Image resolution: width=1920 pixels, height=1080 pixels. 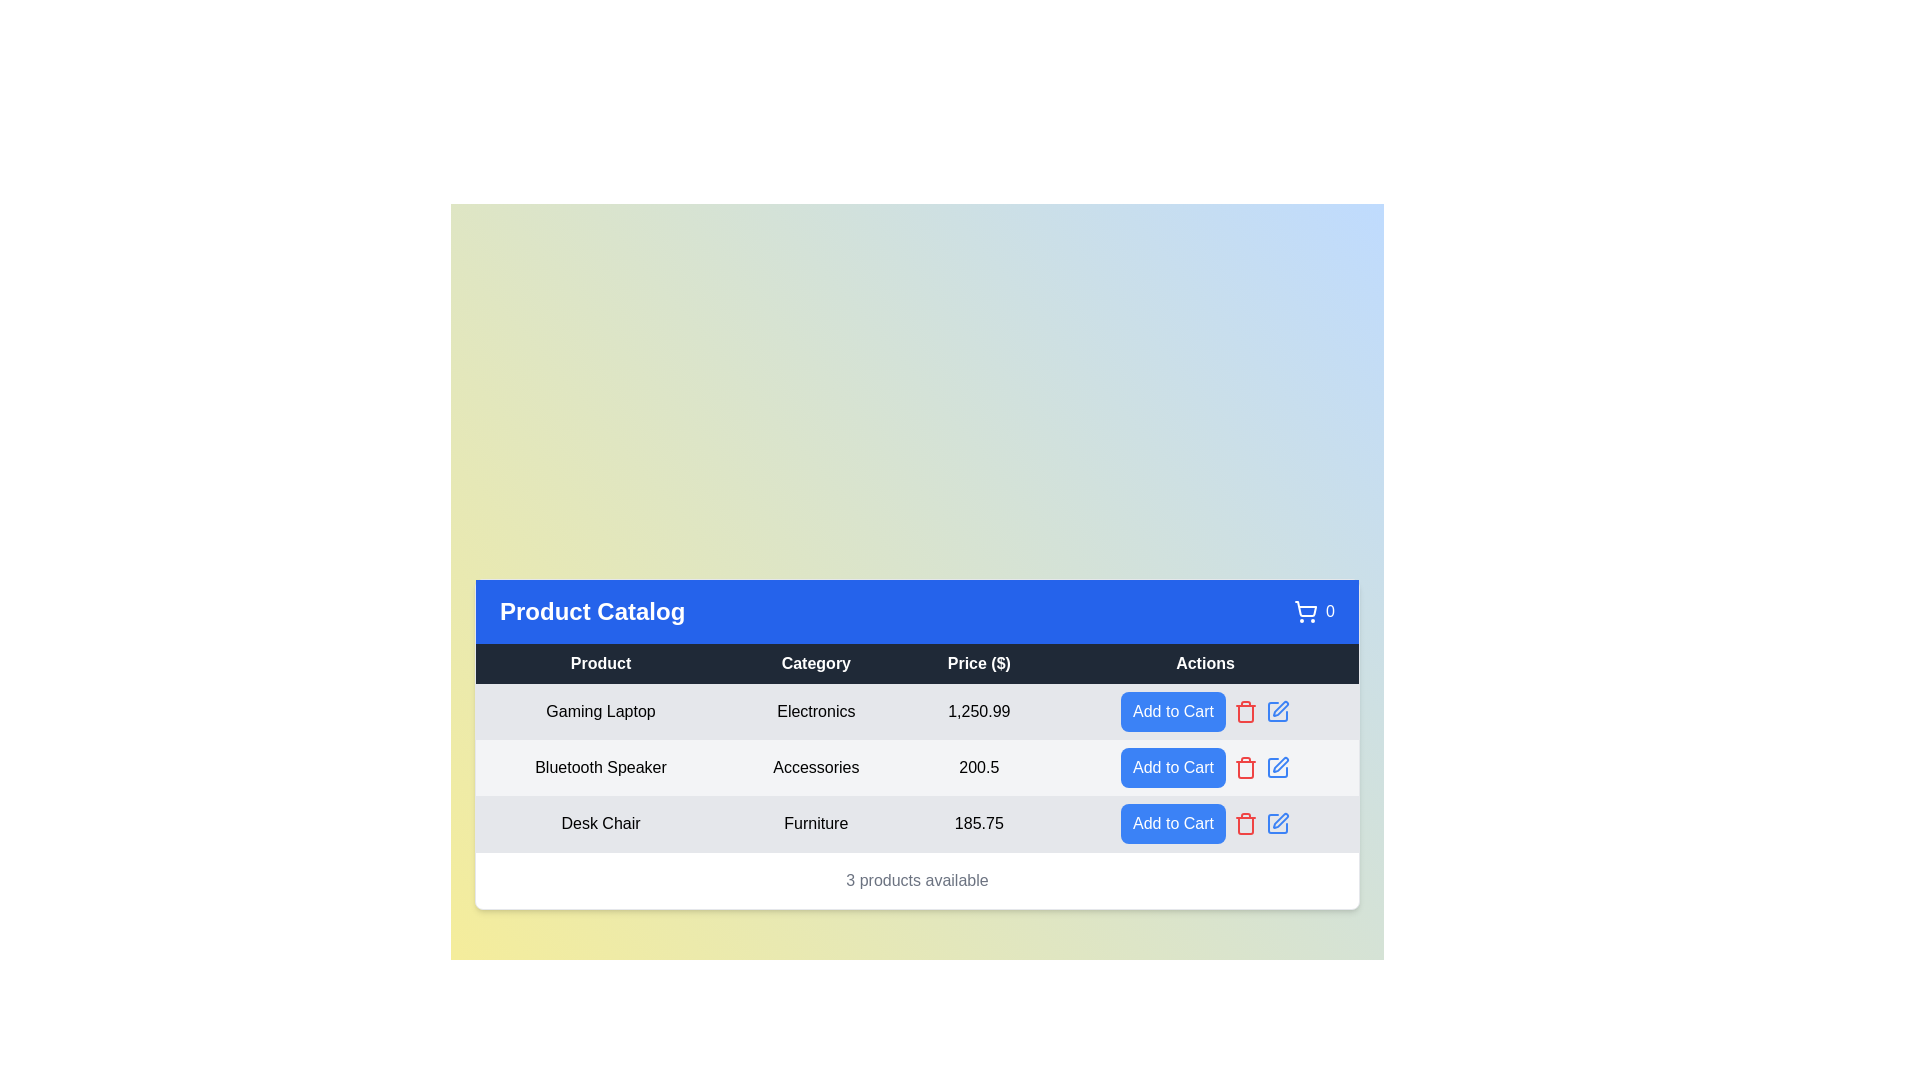 What do you see at coordinates (979, 823) in the screenshot?
I see `the static text label displaying the numeric value '185.75' in the 'Price ($)' column of the product catalog table` at bounding box center [979, 823].